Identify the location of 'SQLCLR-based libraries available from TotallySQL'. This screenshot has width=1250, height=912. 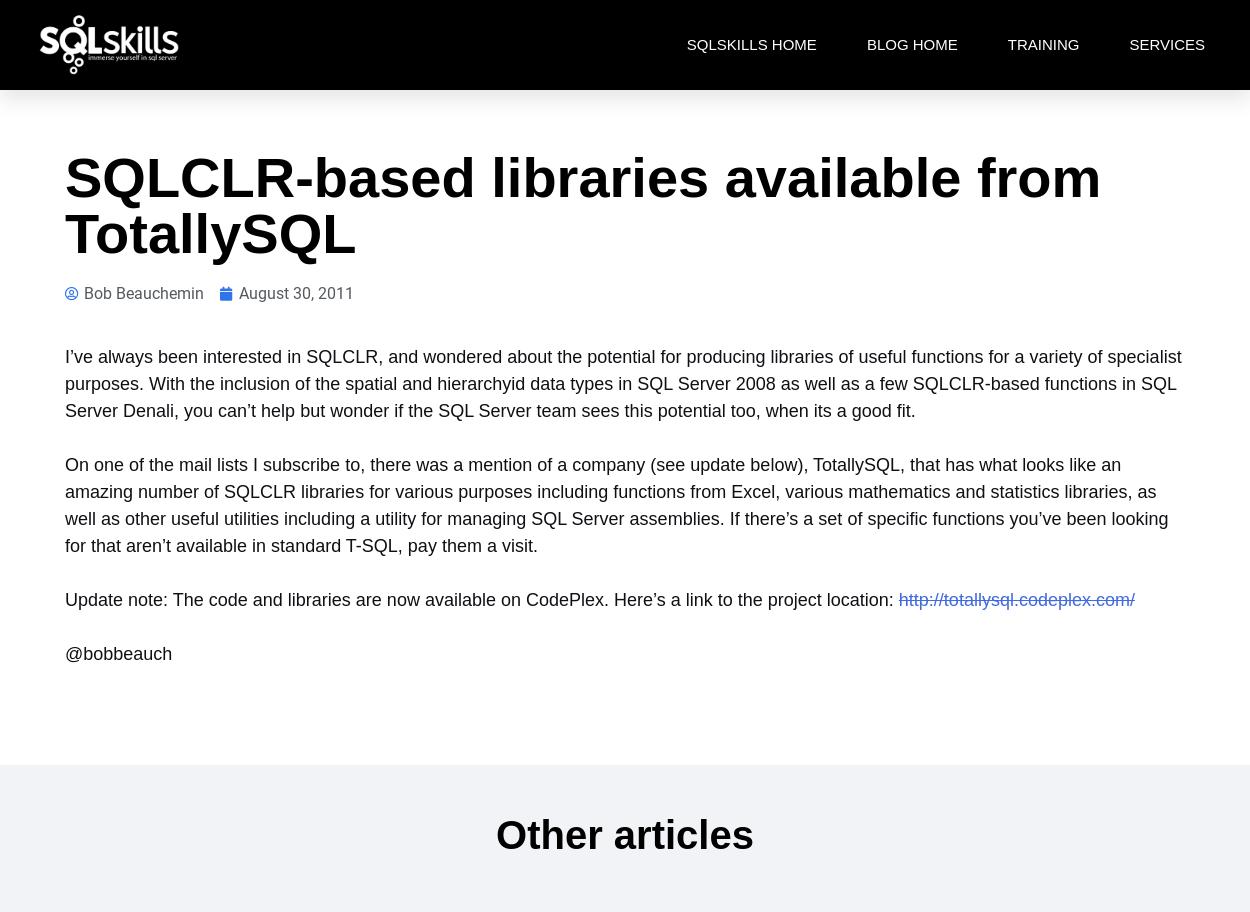
(582, 204).